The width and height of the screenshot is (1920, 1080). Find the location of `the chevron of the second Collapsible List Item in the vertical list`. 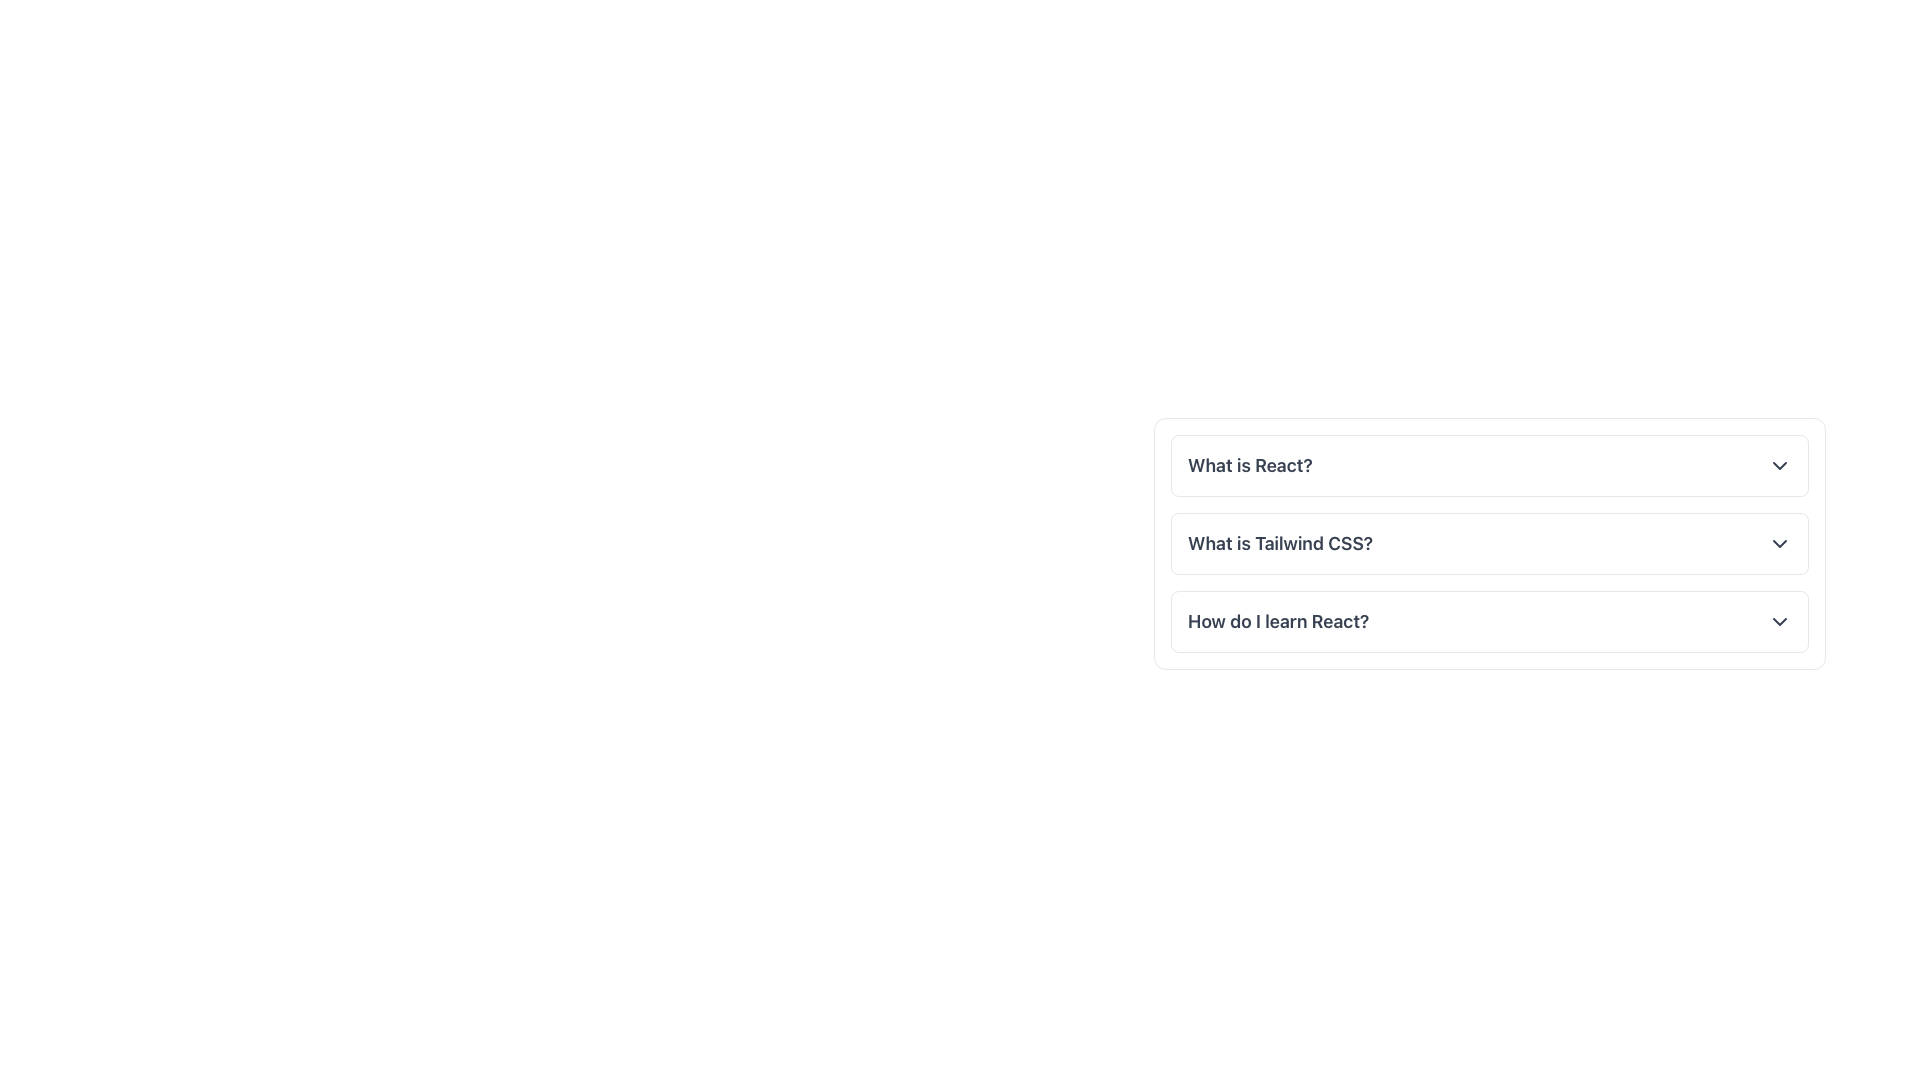

the chevron of the second Collapsible List Item in the vertical list is located at coordinates (1489, 543).